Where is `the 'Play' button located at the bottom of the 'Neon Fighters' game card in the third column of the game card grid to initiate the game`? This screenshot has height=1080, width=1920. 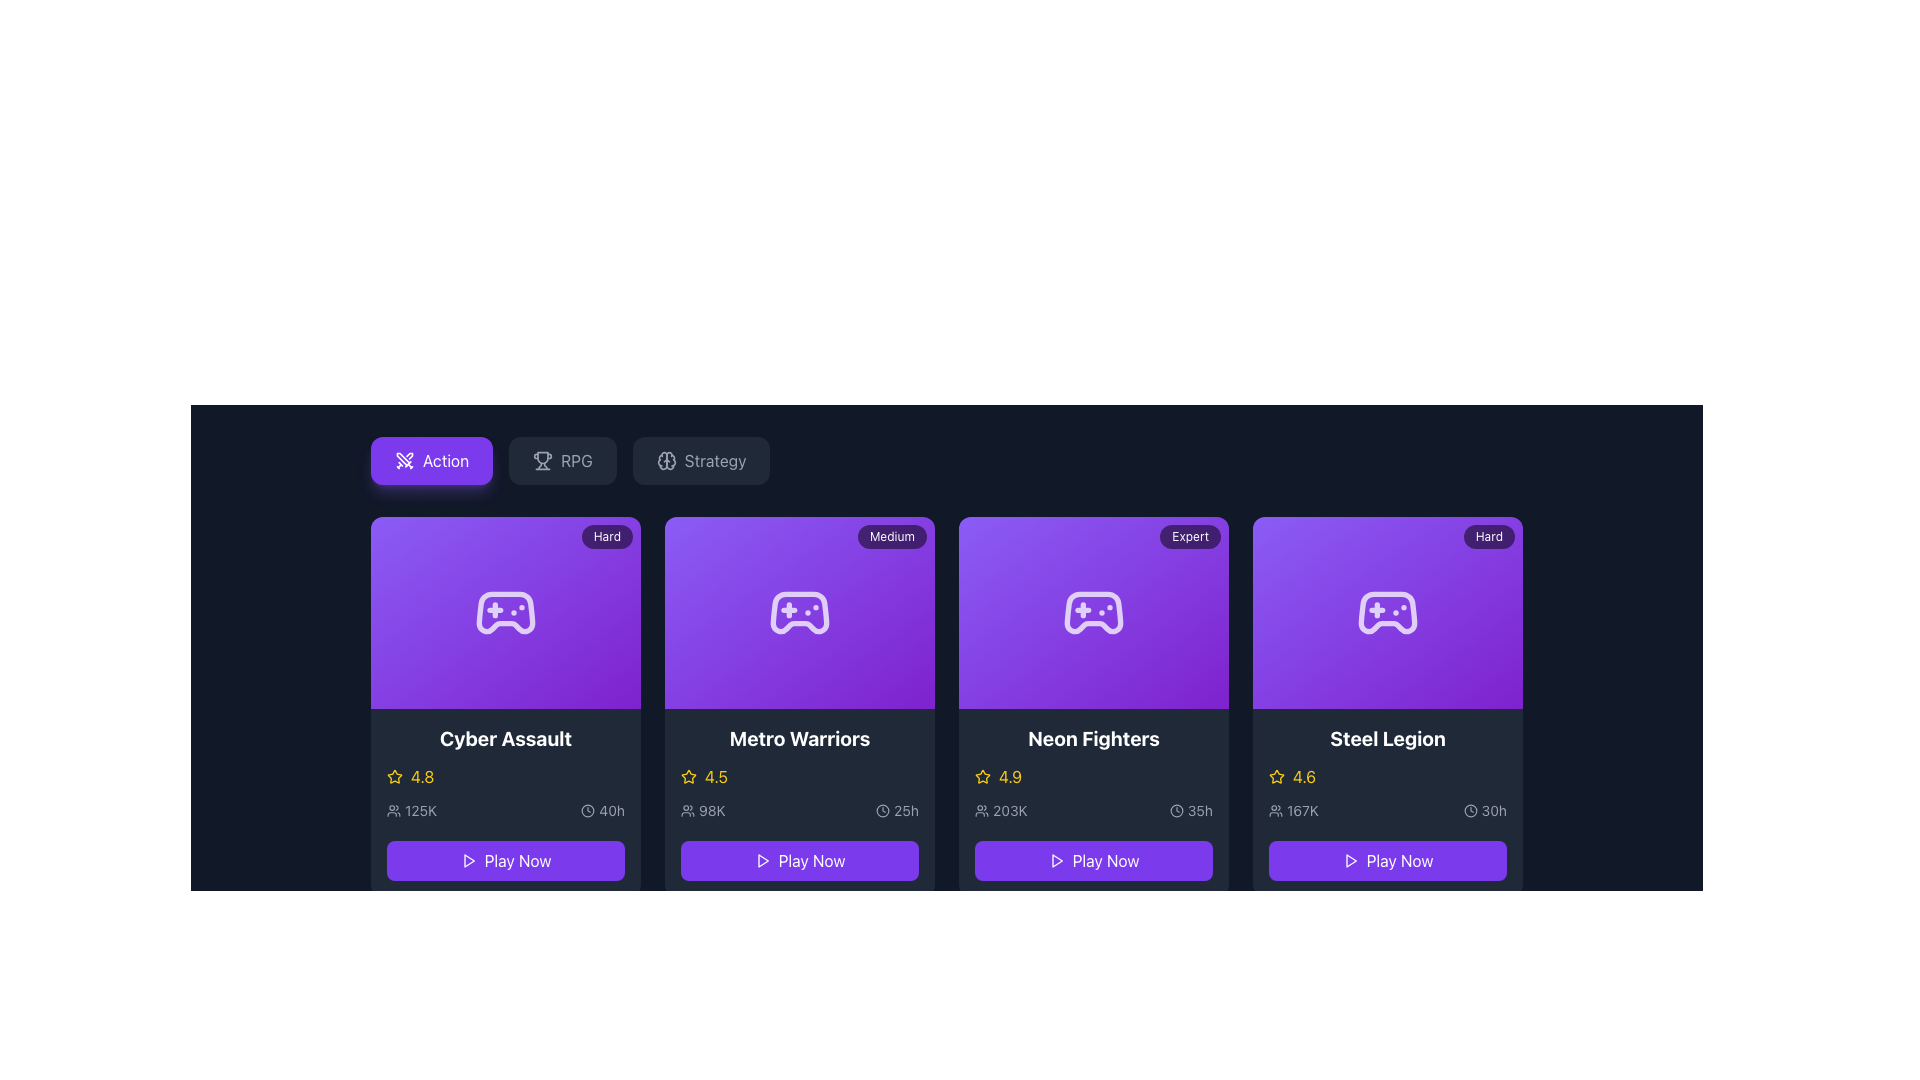
the 'Play' button located at the bottom of the 'Neon Fighters' game card in the third column of the game card grid to initiate the game is located at coordinates (1093, 859).